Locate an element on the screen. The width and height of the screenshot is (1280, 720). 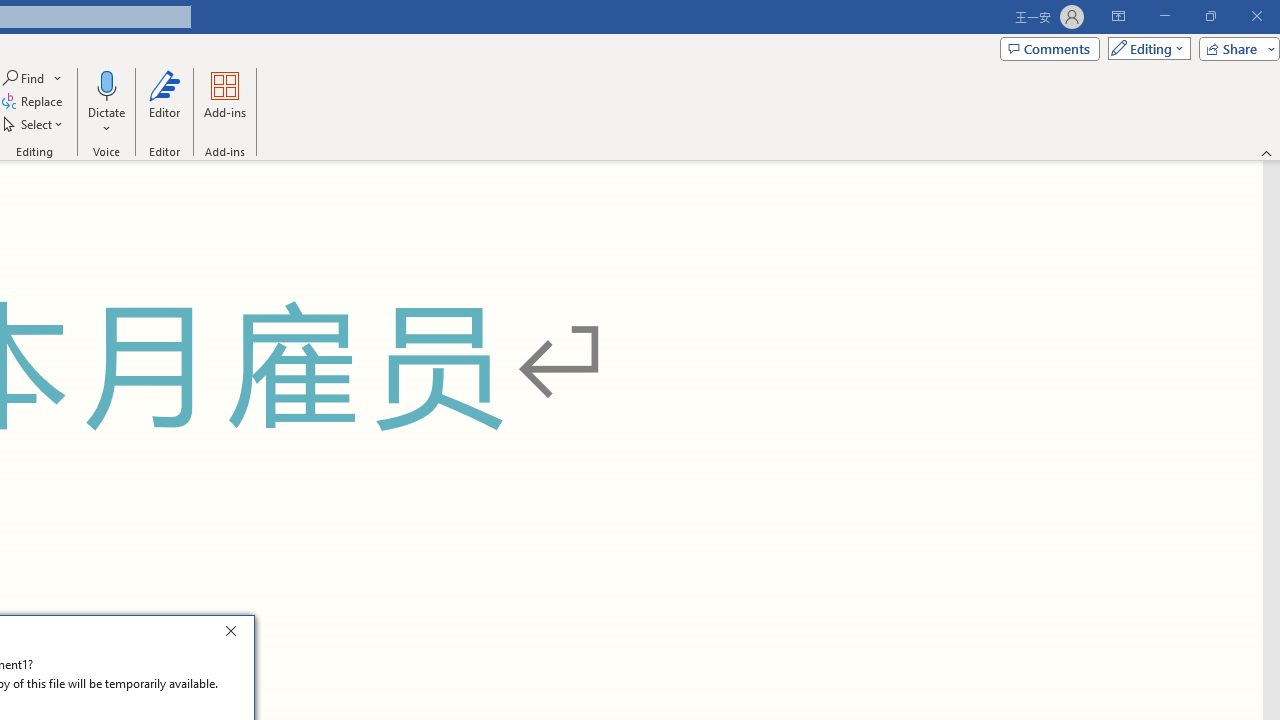
'Share' is located at coordinates (1234, 47).